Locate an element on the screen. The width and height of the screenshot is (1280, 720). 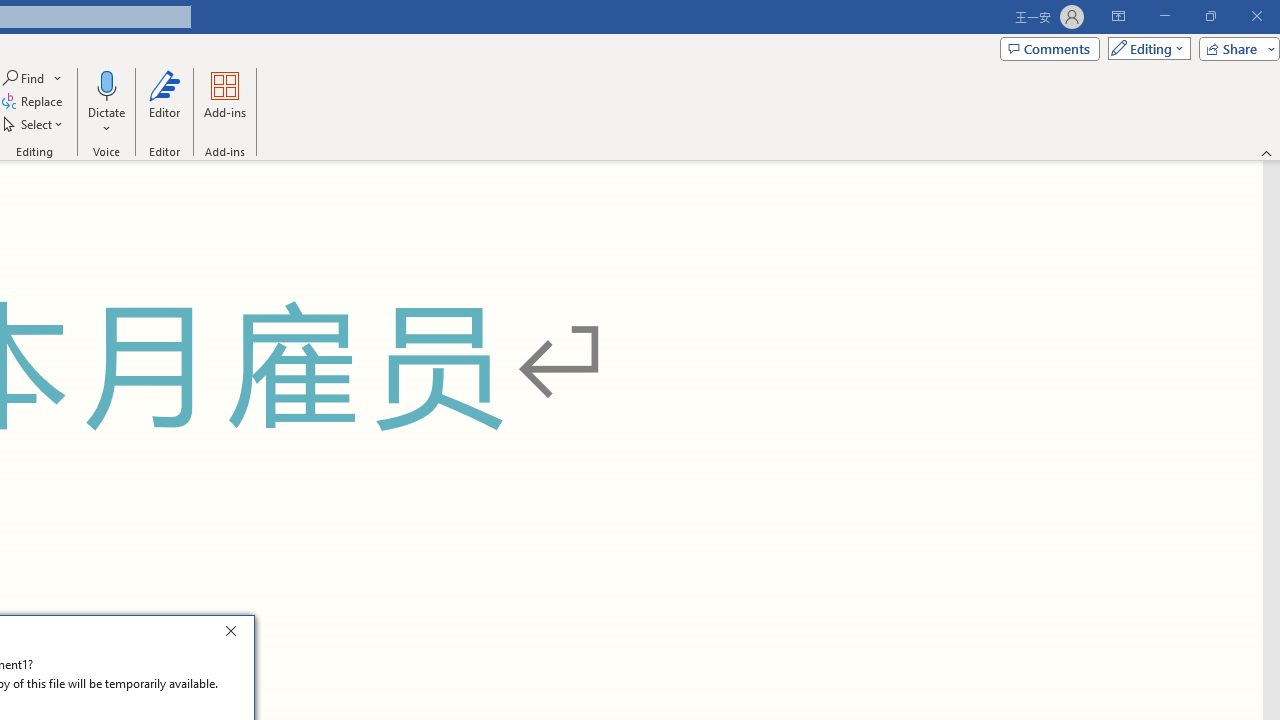
'Share' is located at coordinates (1234, 47).